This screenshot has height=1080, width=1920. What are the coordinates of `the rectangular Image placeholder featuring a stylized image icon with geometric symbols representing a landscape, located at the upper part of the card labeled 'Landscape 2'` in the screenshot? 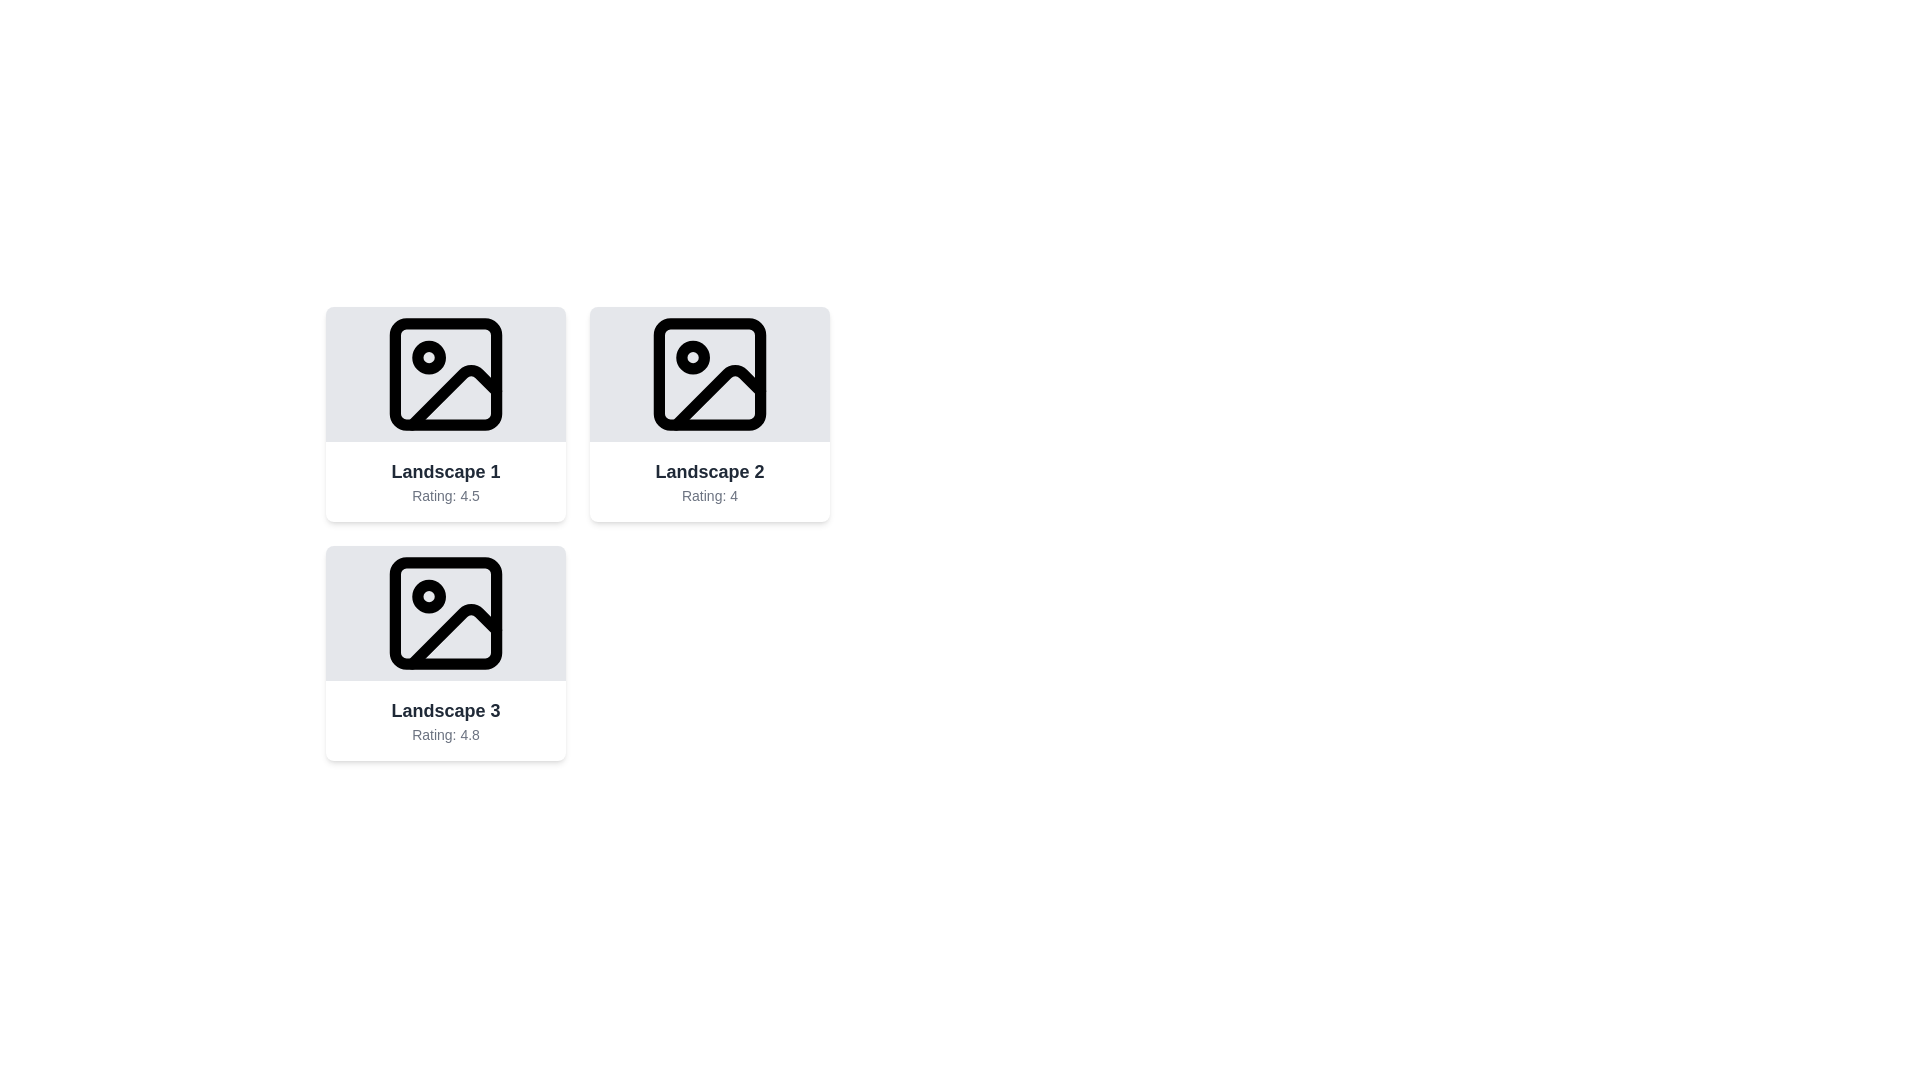 It's located at (710, 374).